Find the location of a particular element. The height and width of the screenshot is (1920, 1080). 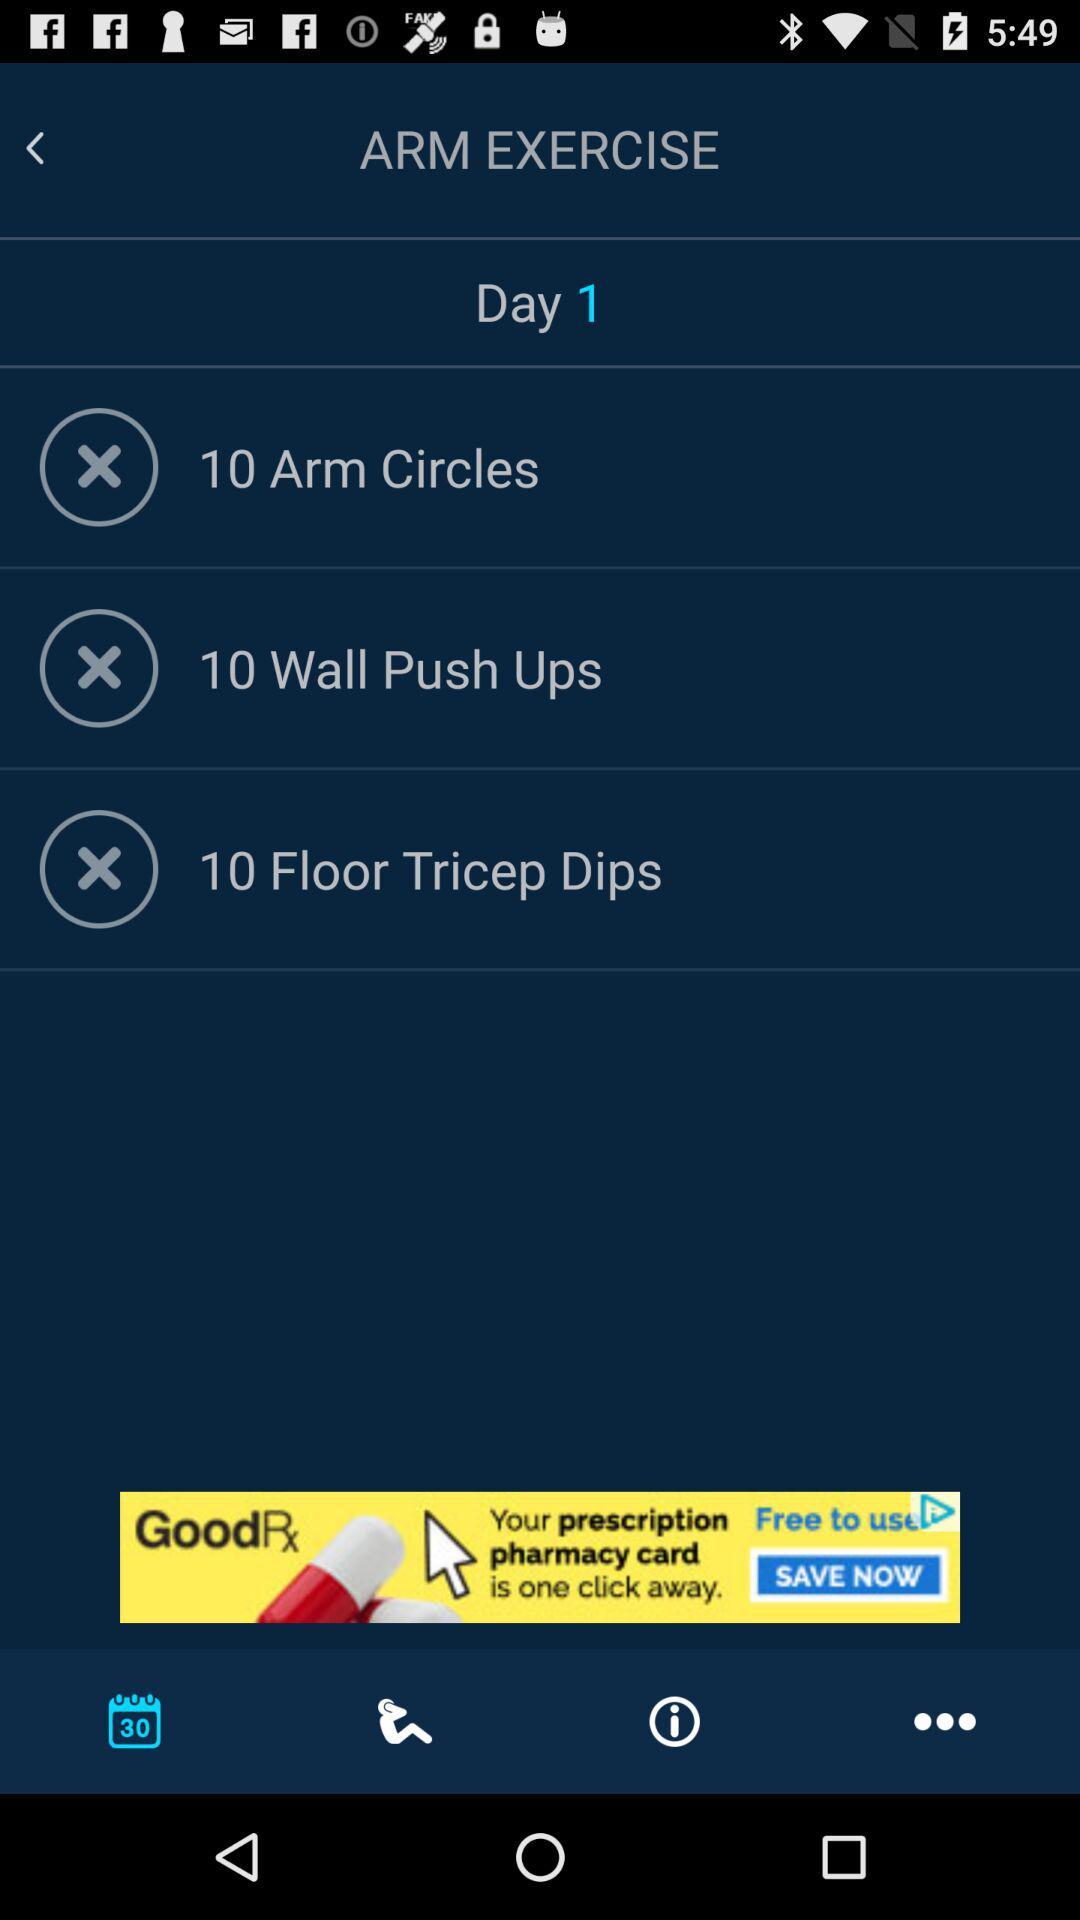

advertisement website is located at coordinates (540, 1556).